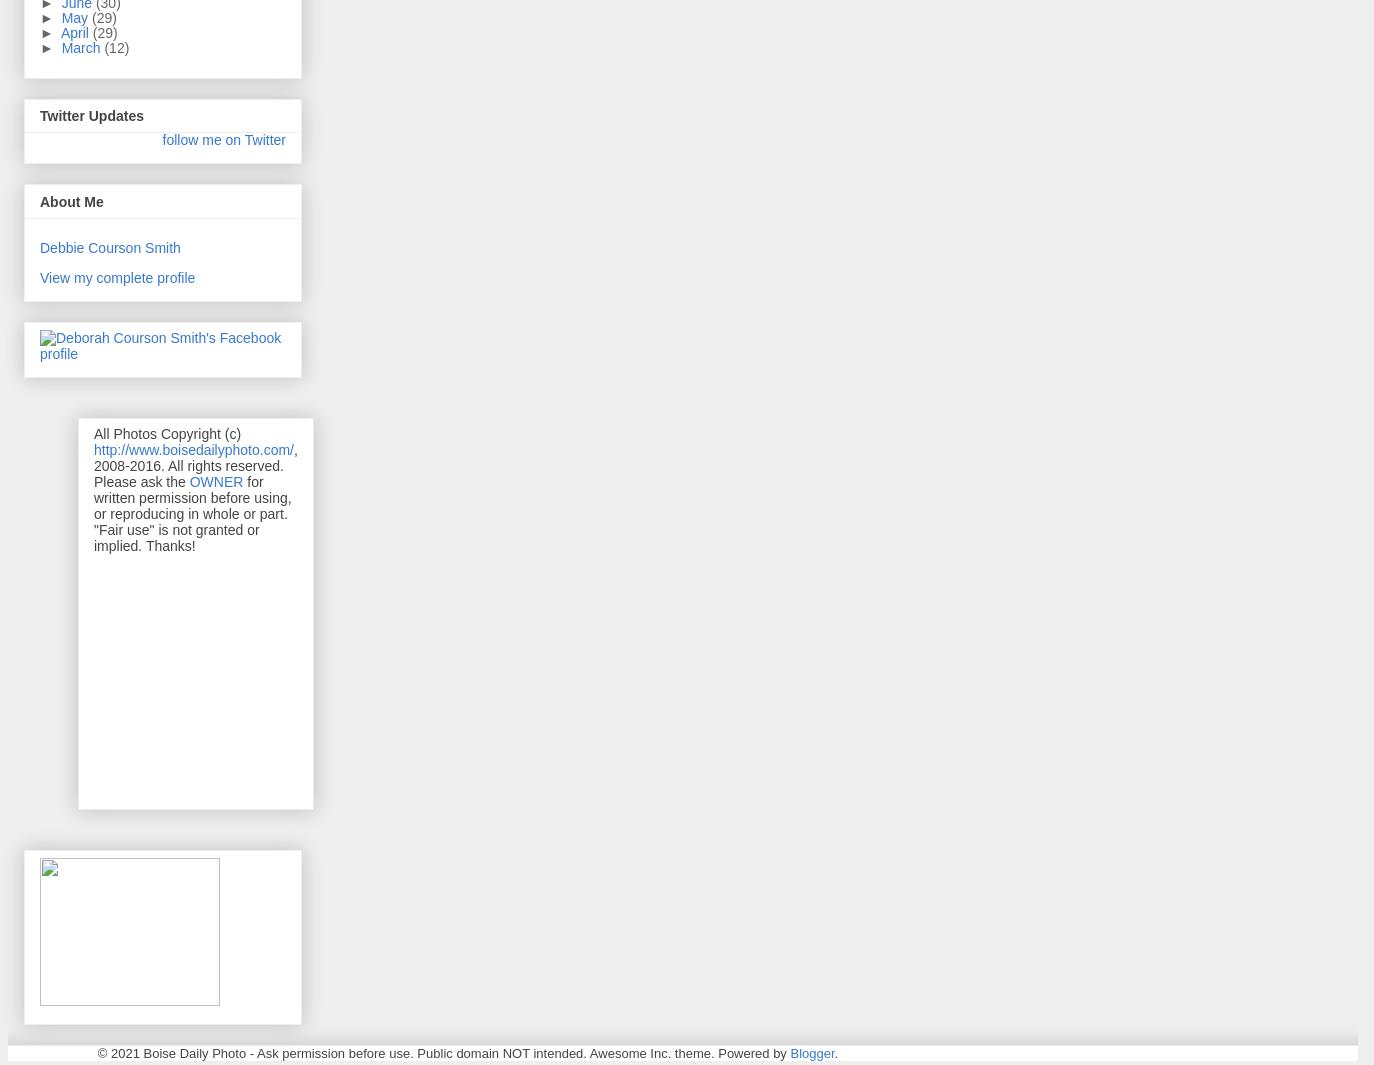 The image size is (1374, 1065). I want to click on 'About Me', so click(70, 199).